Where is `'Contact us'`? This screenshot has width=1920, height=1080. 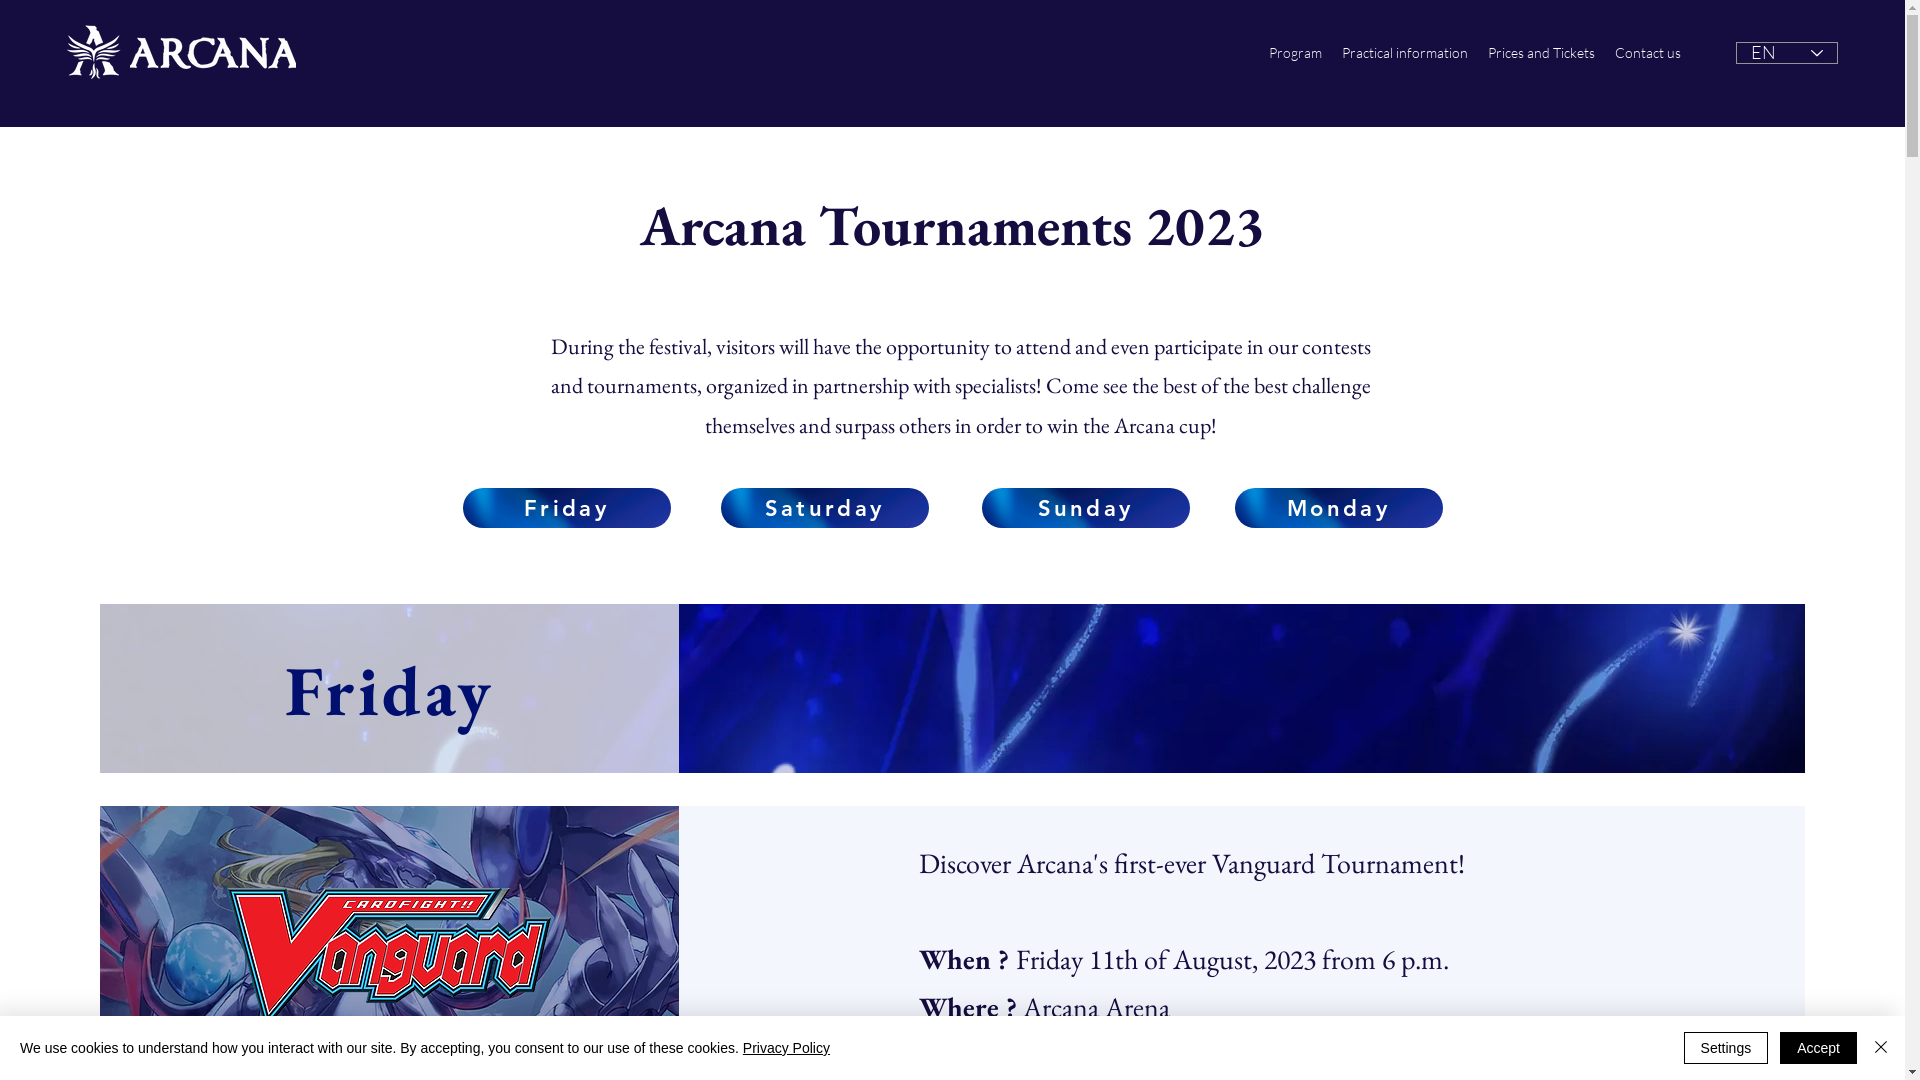
'Contact us' is located at coordinates (1647, 52).